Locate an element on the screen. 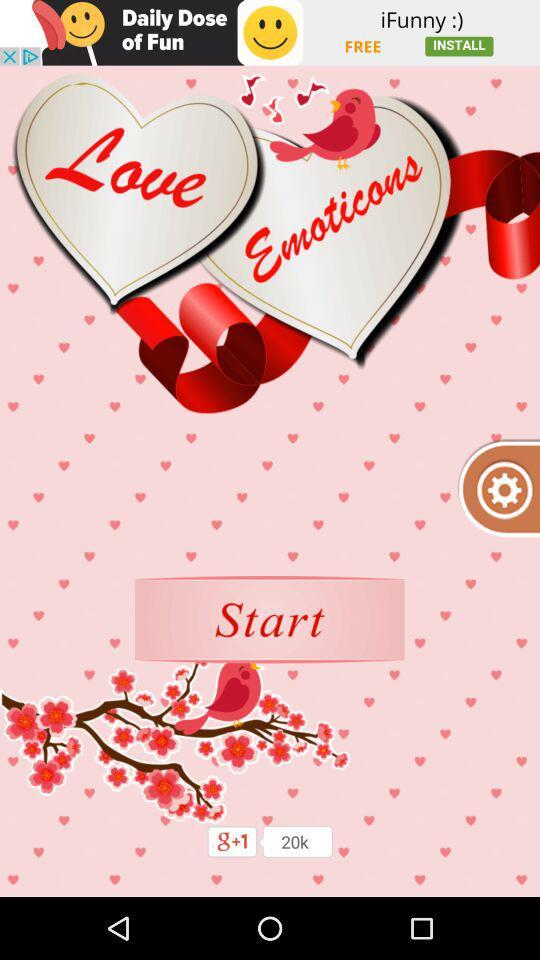 This screenshot has width=540, height=960. button to play next option is located at coordinates (269, 618).